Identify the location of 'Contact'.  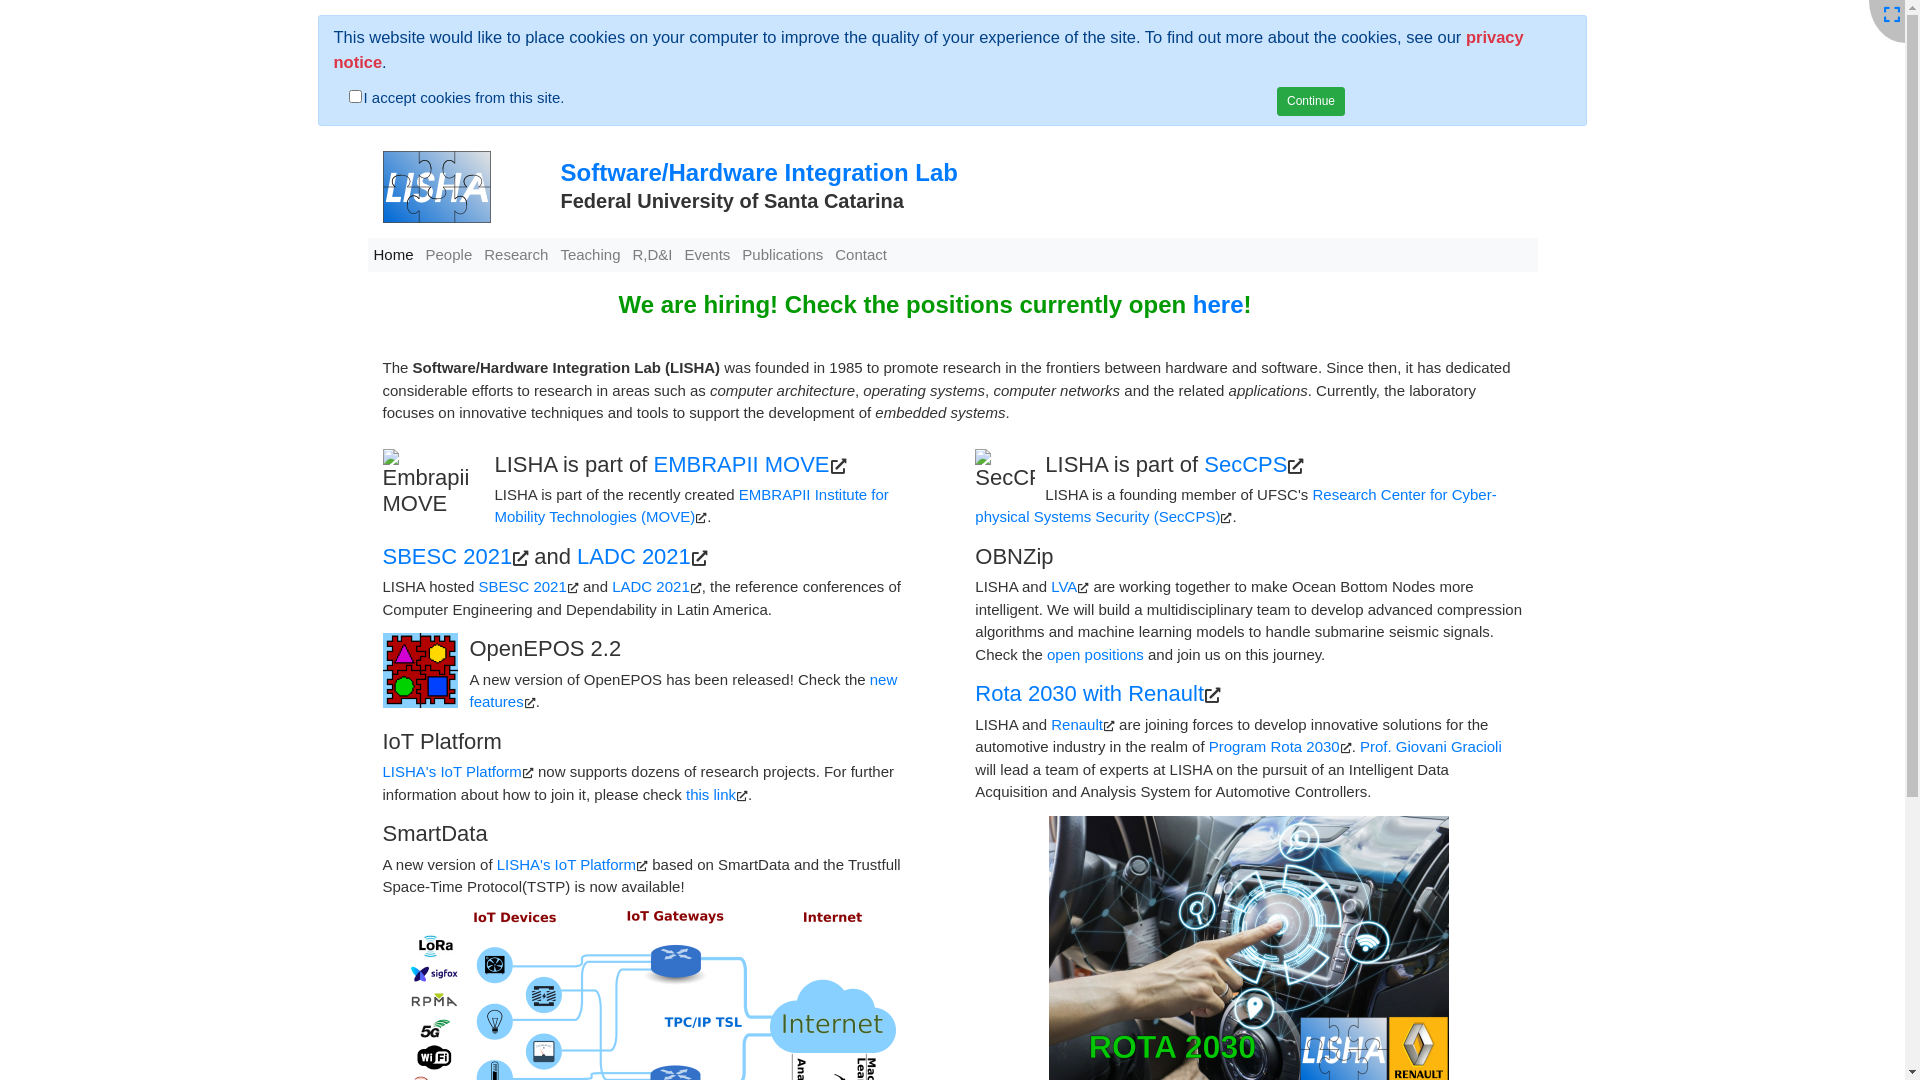
(860, 254).